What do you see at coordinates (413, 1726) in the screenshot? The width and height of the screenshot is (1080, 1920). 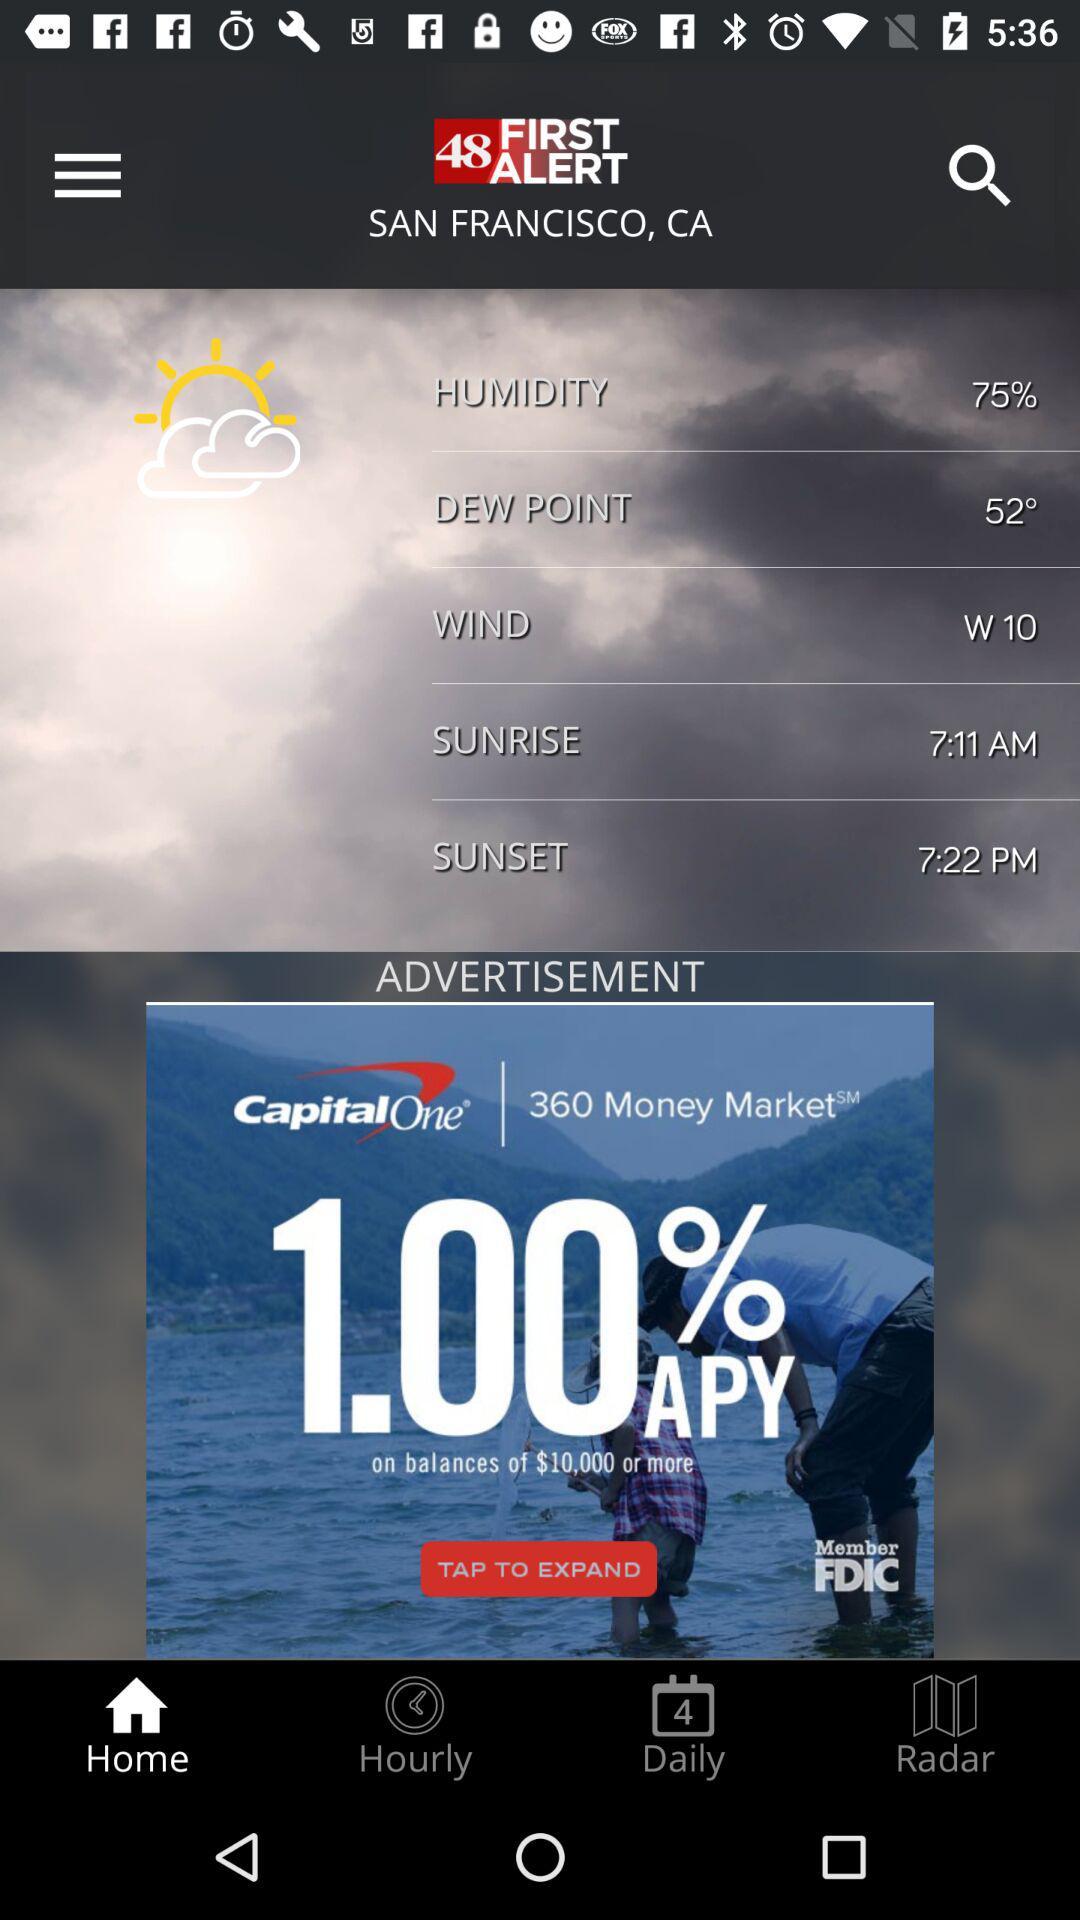 I see `the hourly radio button` at bounding box center [413, 1726].